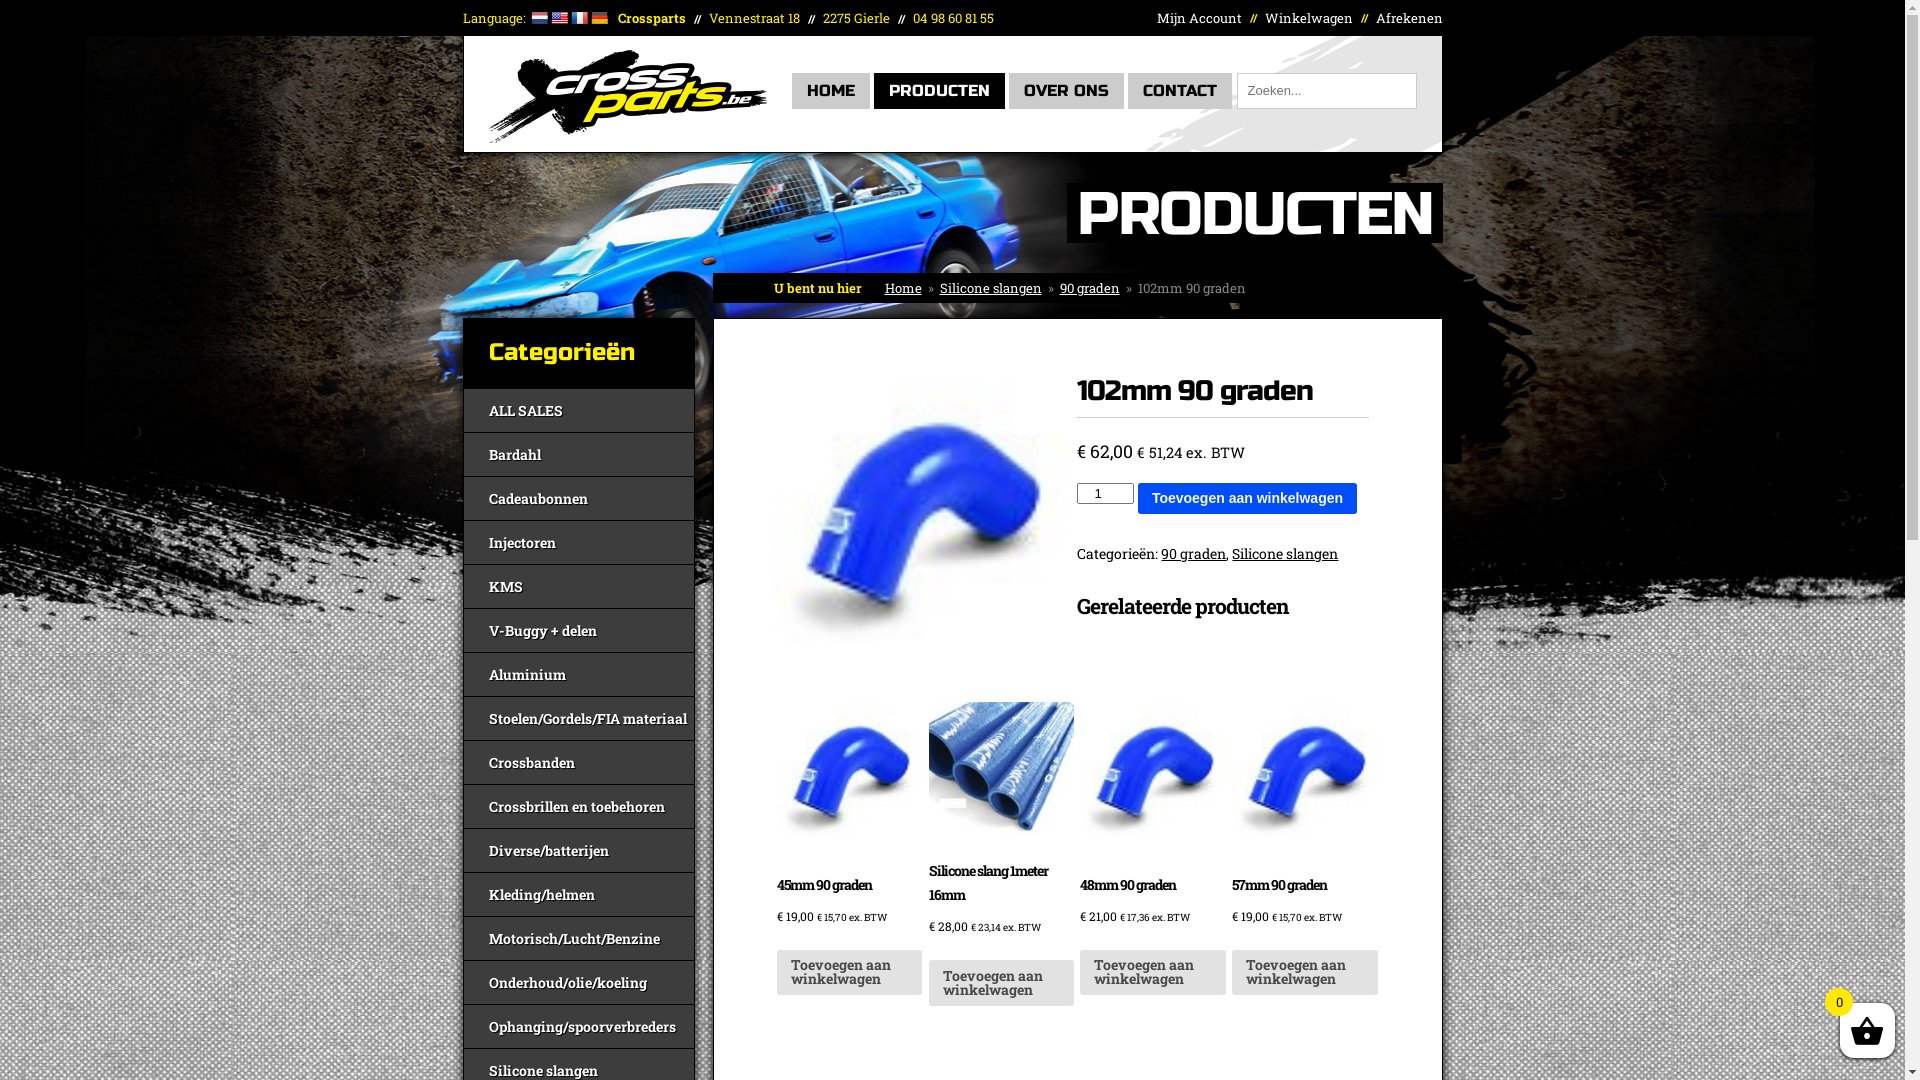  I want to click on 'CONTACT', so click(1180, 91).